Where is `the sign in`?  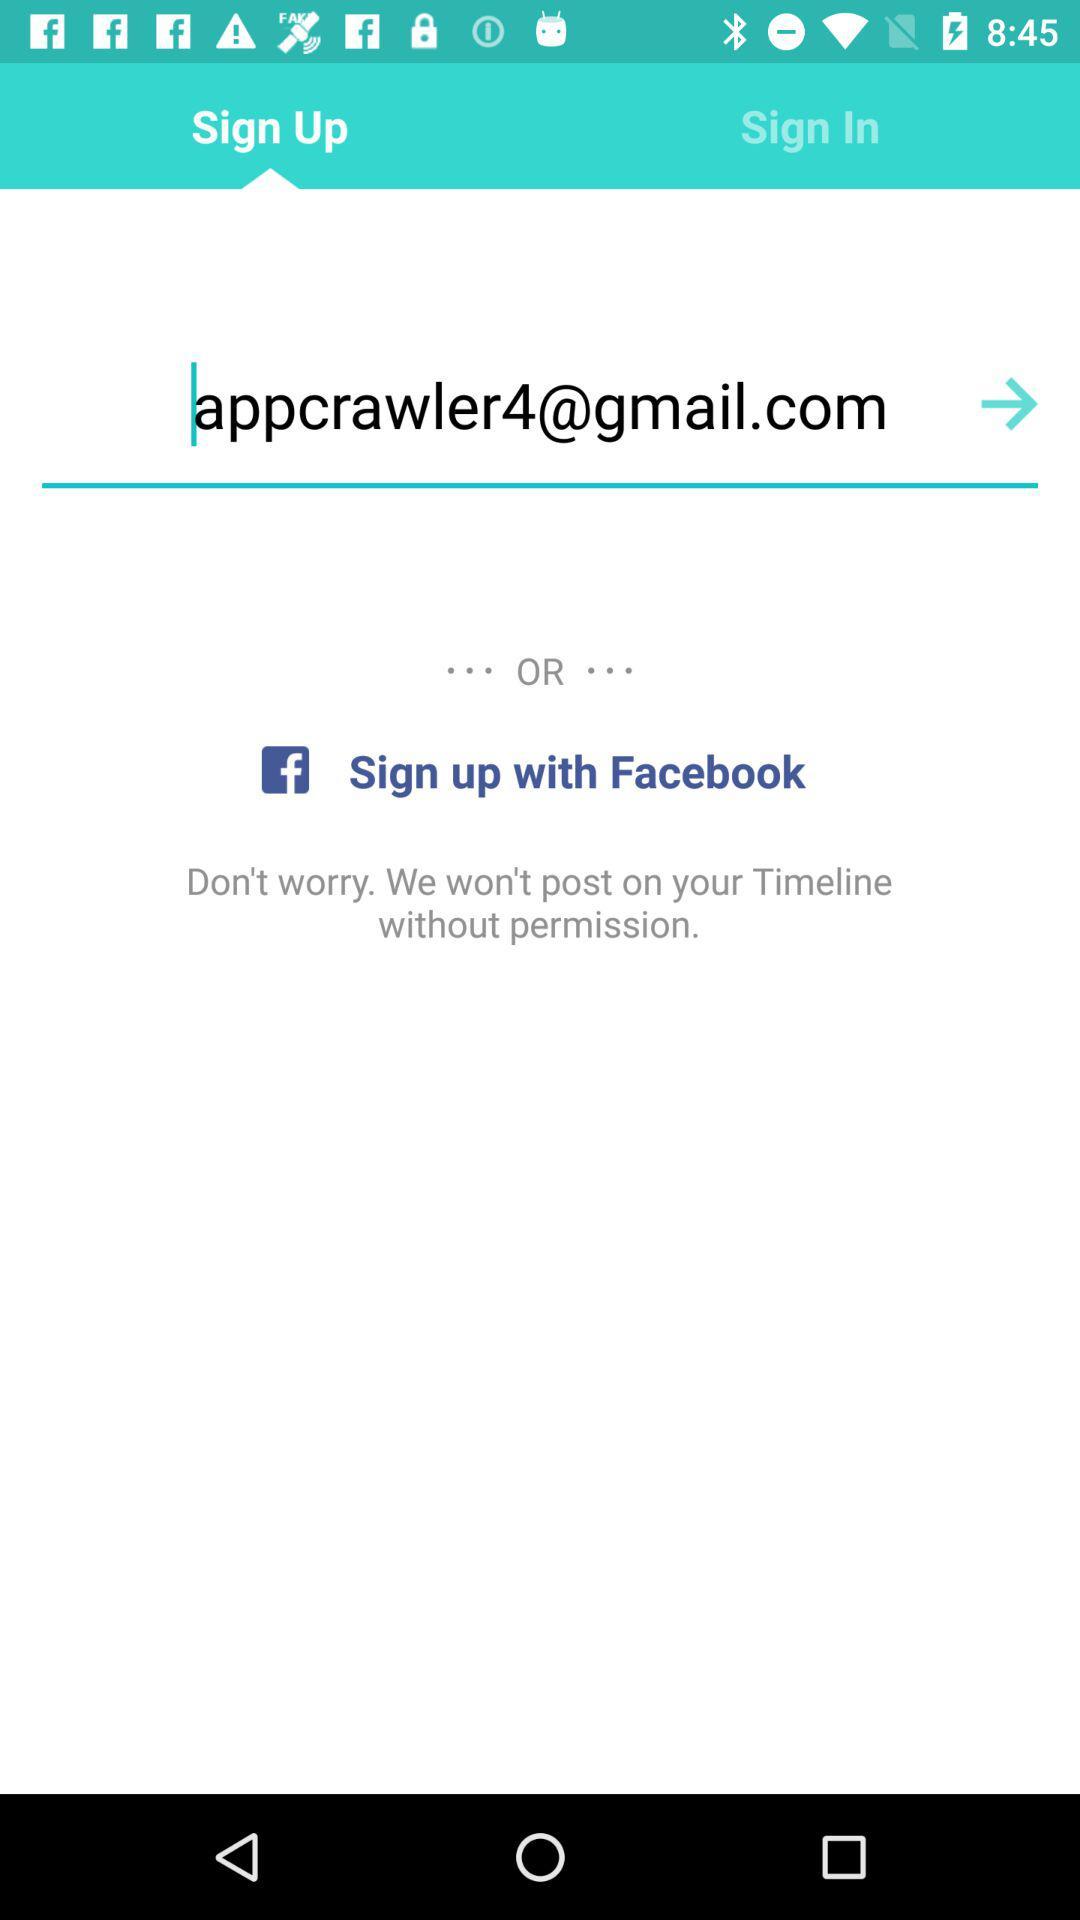
the sign in is located at coordinates (810, 124).